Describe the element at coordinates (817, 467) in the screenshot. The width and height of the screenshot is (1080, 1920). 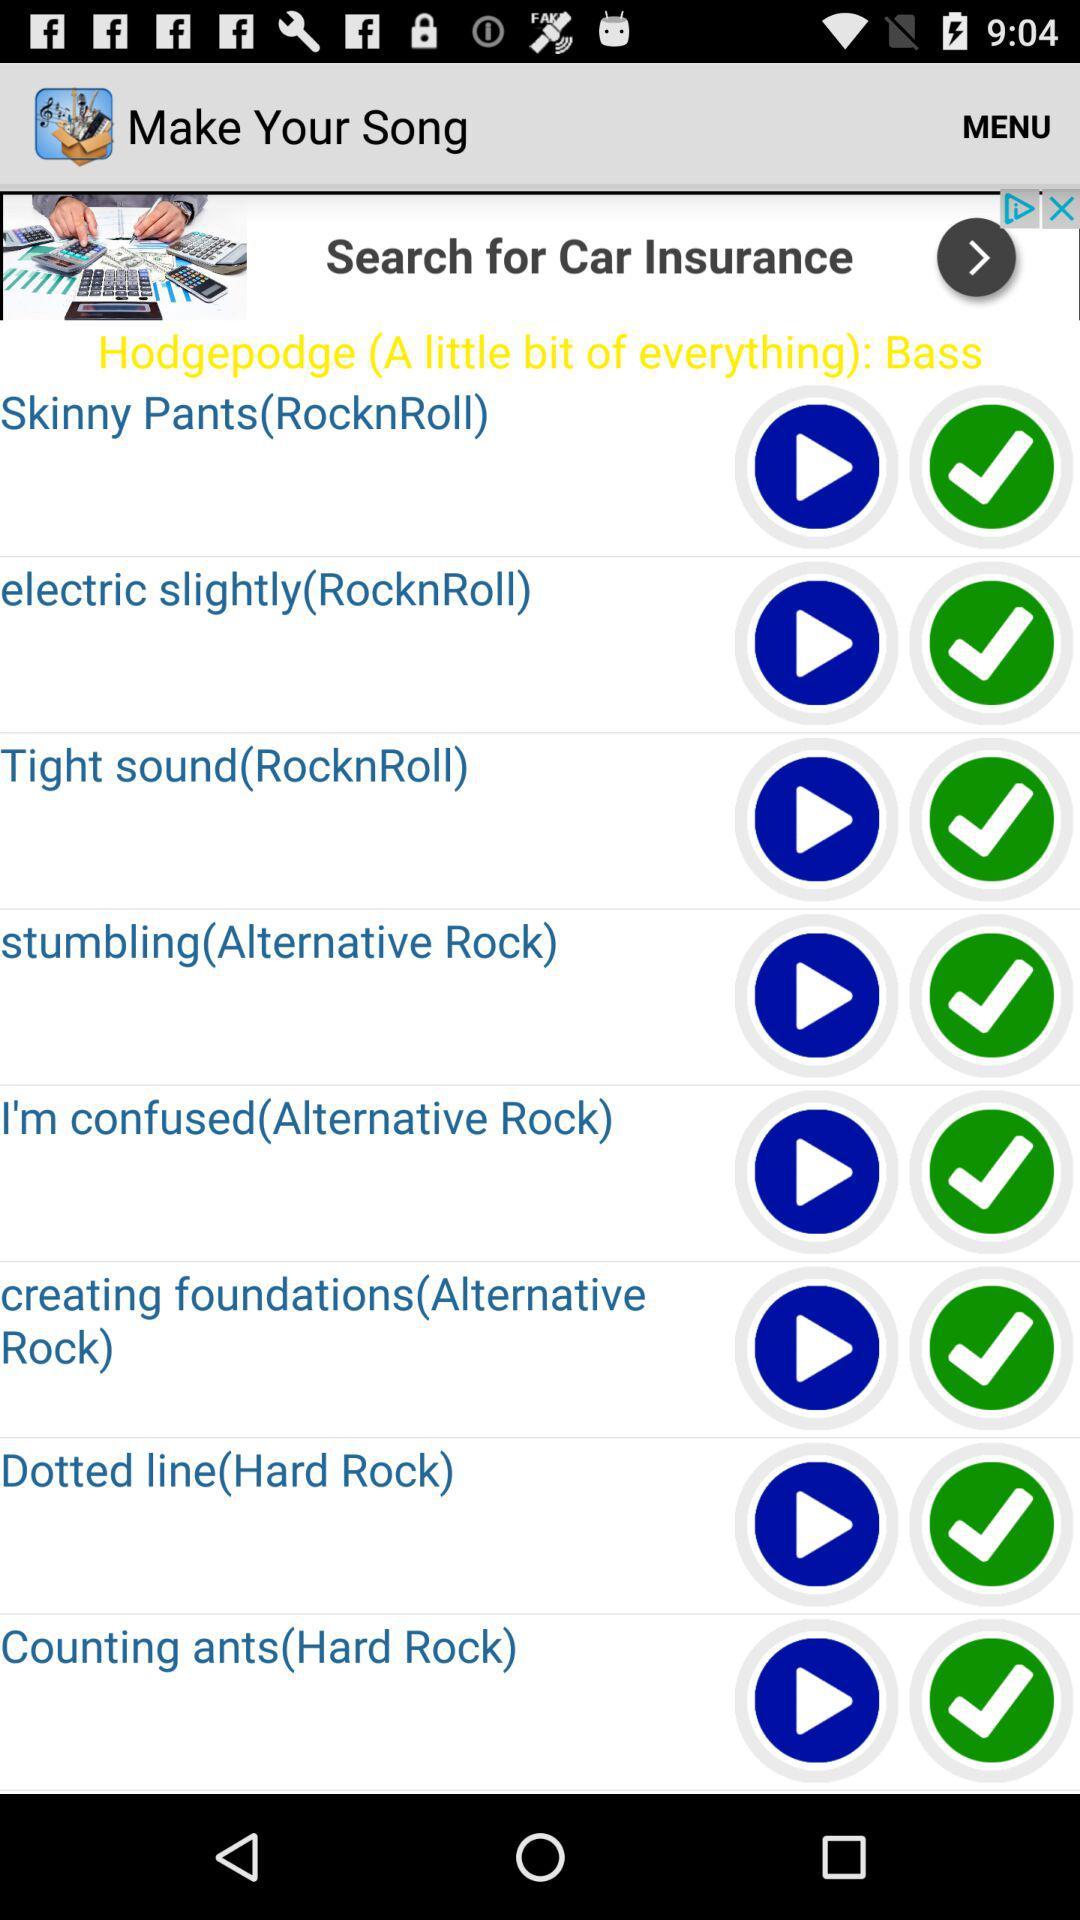
I see `click on play button` at that location.